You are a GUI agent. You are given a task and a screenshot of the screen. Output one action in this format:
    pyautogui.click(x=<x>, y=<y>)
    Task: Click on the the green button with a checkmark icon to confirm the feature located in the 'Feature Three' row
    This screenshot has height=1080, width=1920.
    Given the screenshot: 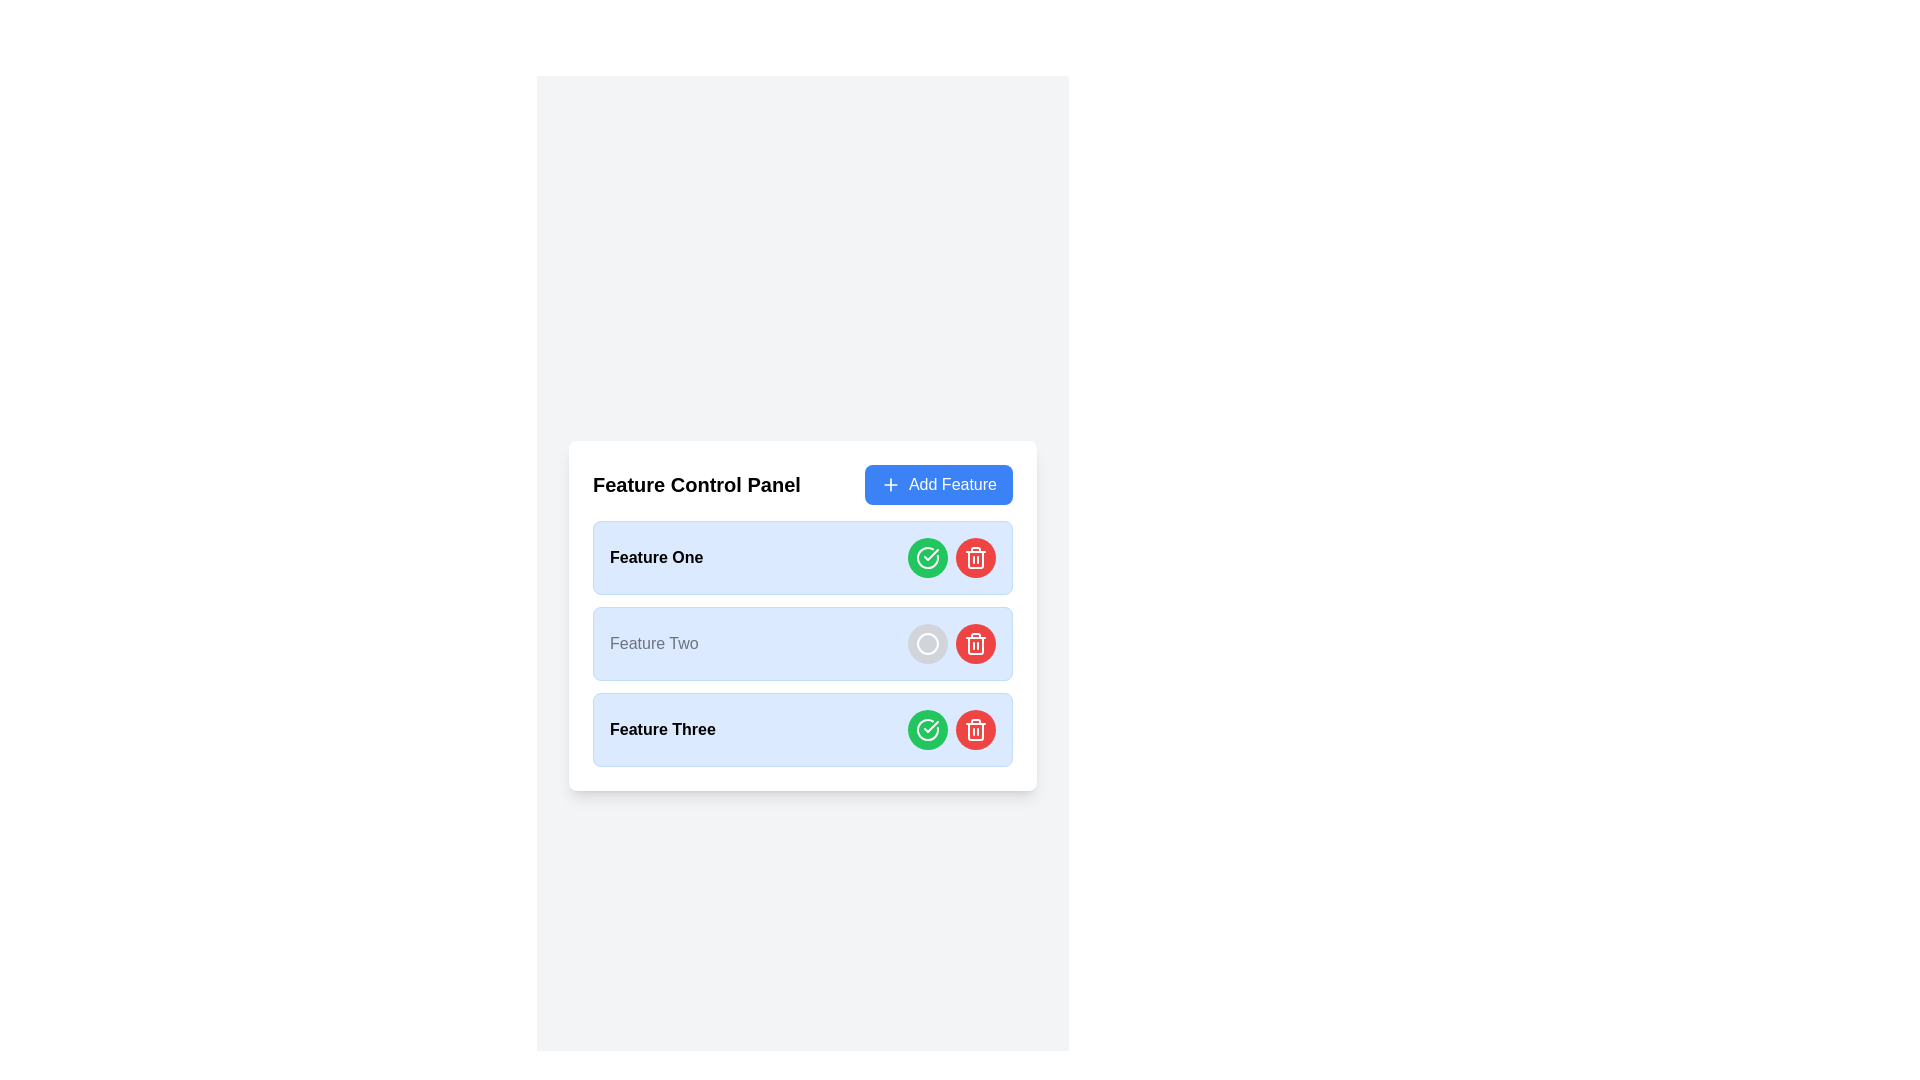 What is the action you would take?
    pyautogui.click(x=950, y=729)
    